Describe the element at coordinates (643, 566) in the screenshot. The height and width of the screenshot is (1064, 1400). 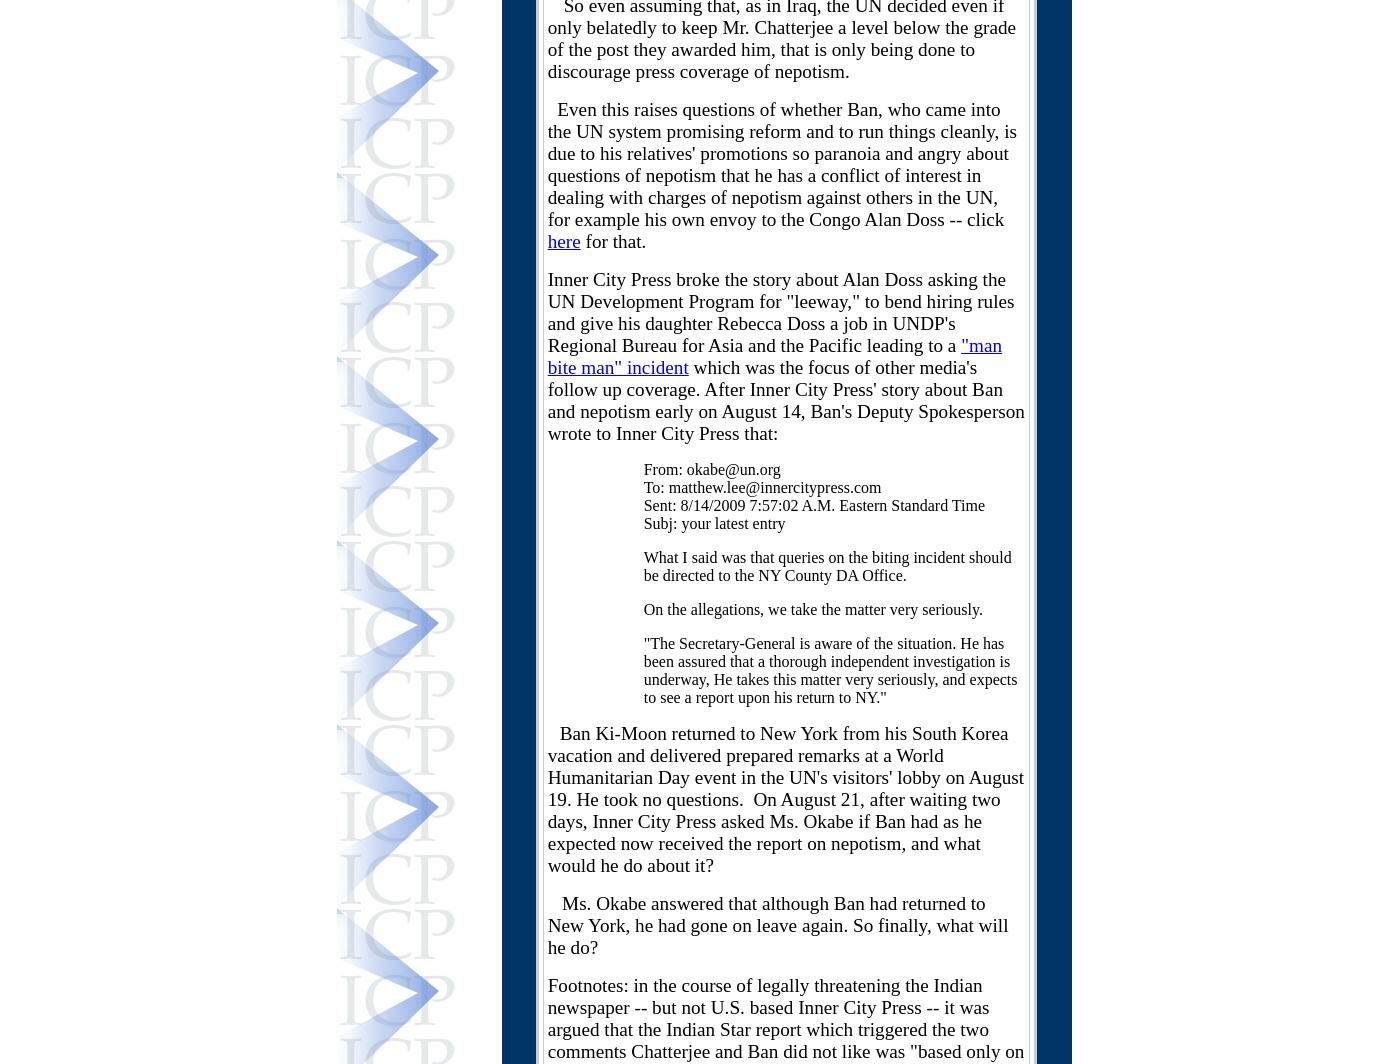
I see `'What
I said was that queries on the biting incident should be directed to
the NY County DA Office.'` at that location.